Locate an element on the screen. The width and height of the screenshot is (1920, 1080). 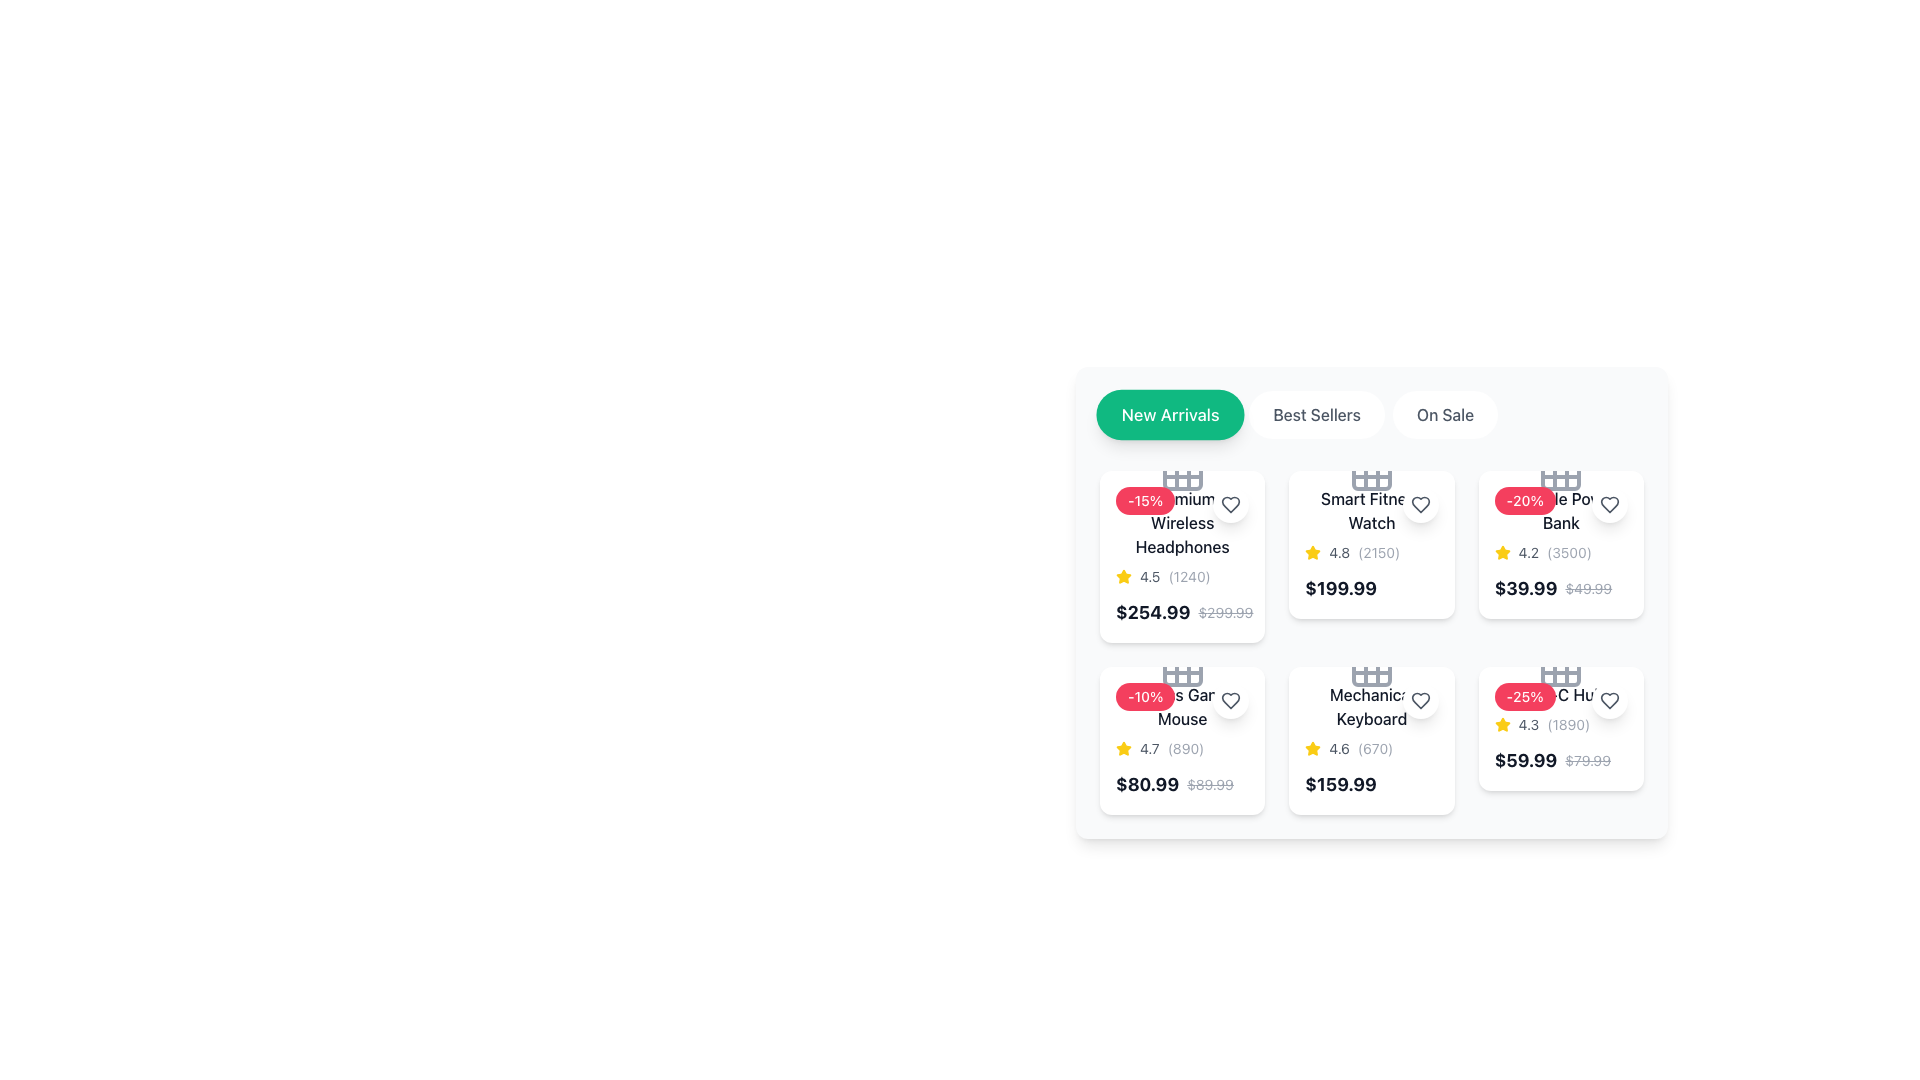
the heart-shaped icon button in the top-right corner of the product card for 'Portable Power Bank' to mark it as a favorite or remove it from favorites is located at coordinates (1609, 504).